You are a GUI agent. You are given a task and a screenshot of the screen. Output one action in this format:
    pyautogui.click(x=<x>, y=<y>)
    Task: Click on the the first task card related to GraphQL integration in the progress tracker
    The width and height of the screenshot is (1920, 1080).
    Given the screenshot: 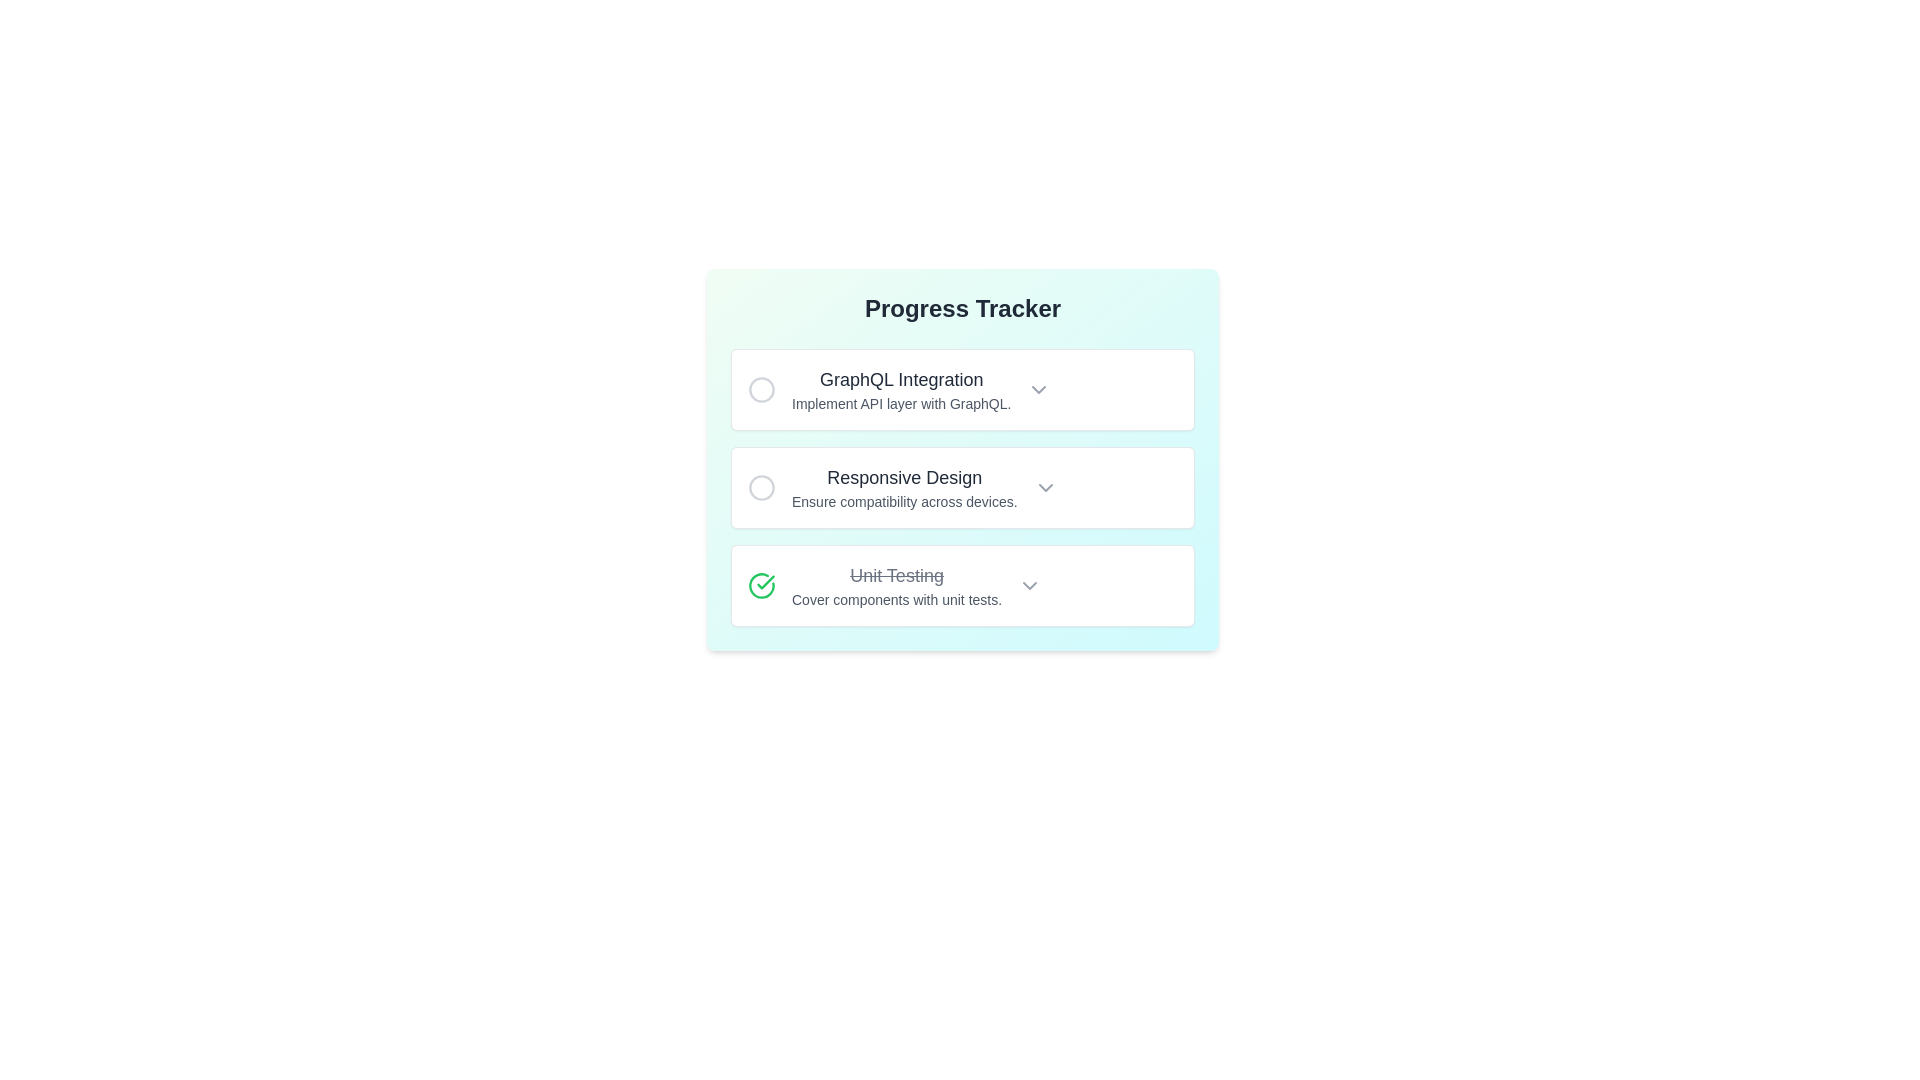 What is the action you would take?
    pyautogui.click(x=963, y=389)
    